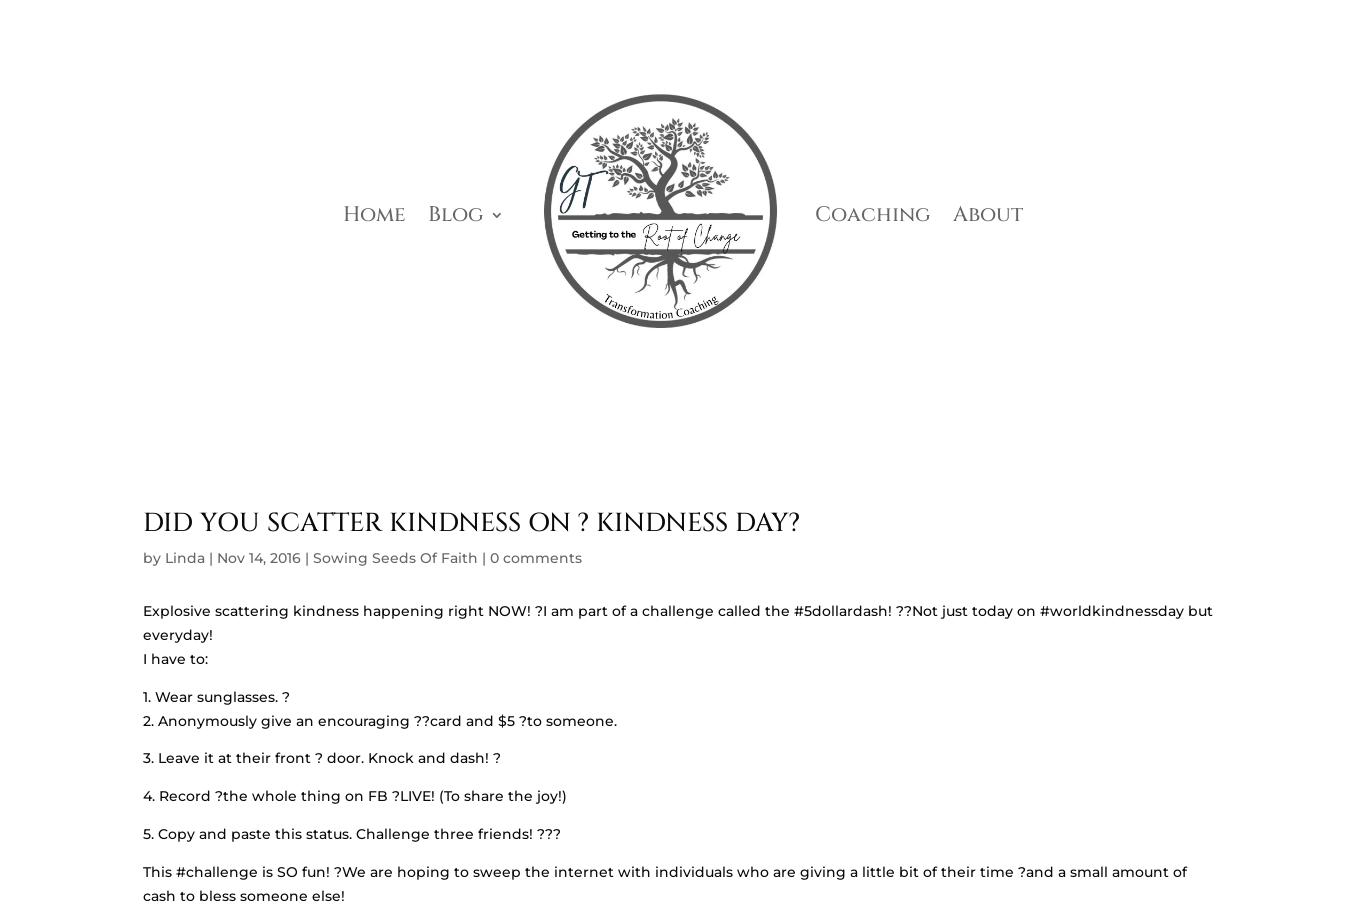 This screenshot has height=918, width=1366. I want to click on 'HOW I LEARNED TO CHOOSE JOY AND FIND MY PURPOSE', so click(530, 444).